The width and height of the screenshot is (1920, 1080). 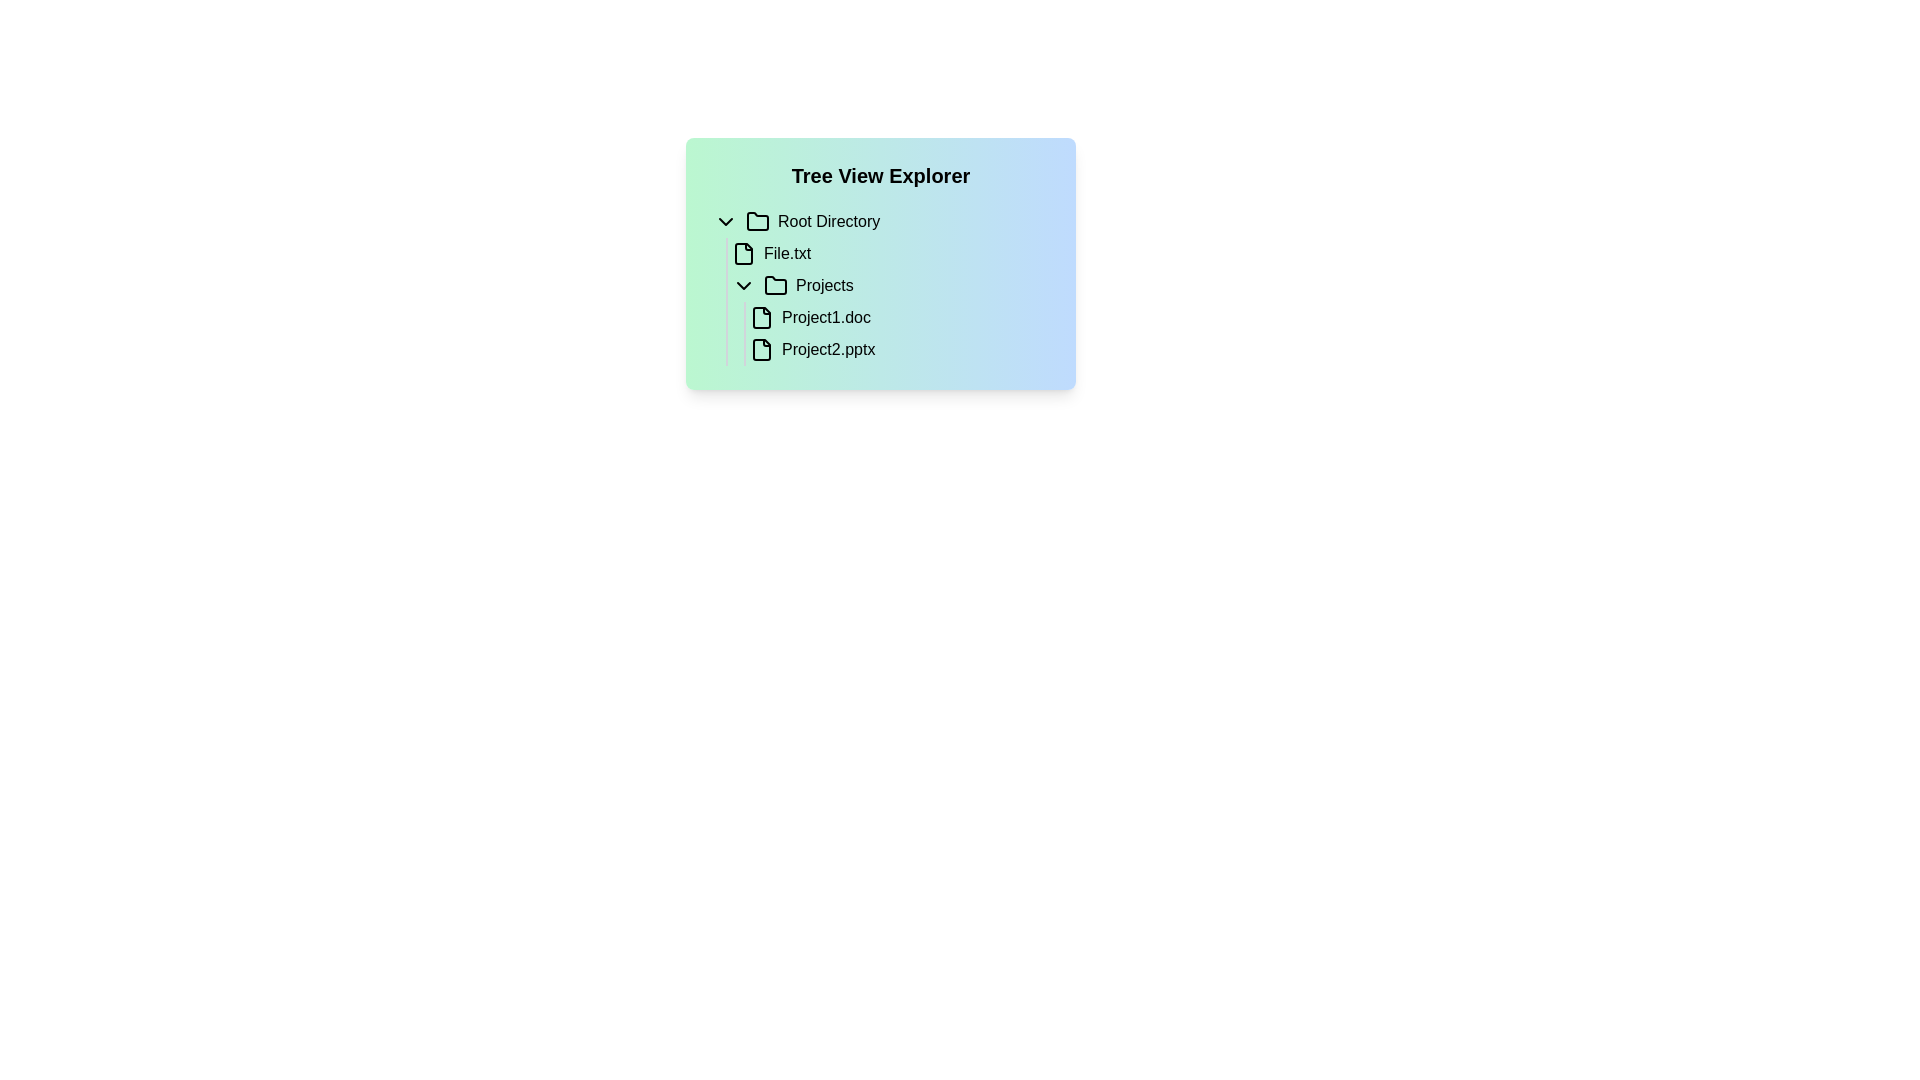 What do you see at coordinates (880, 222) in the screenshot?
I see `the root directory in the Tree View Explorer` at bounding box center [880, 222].